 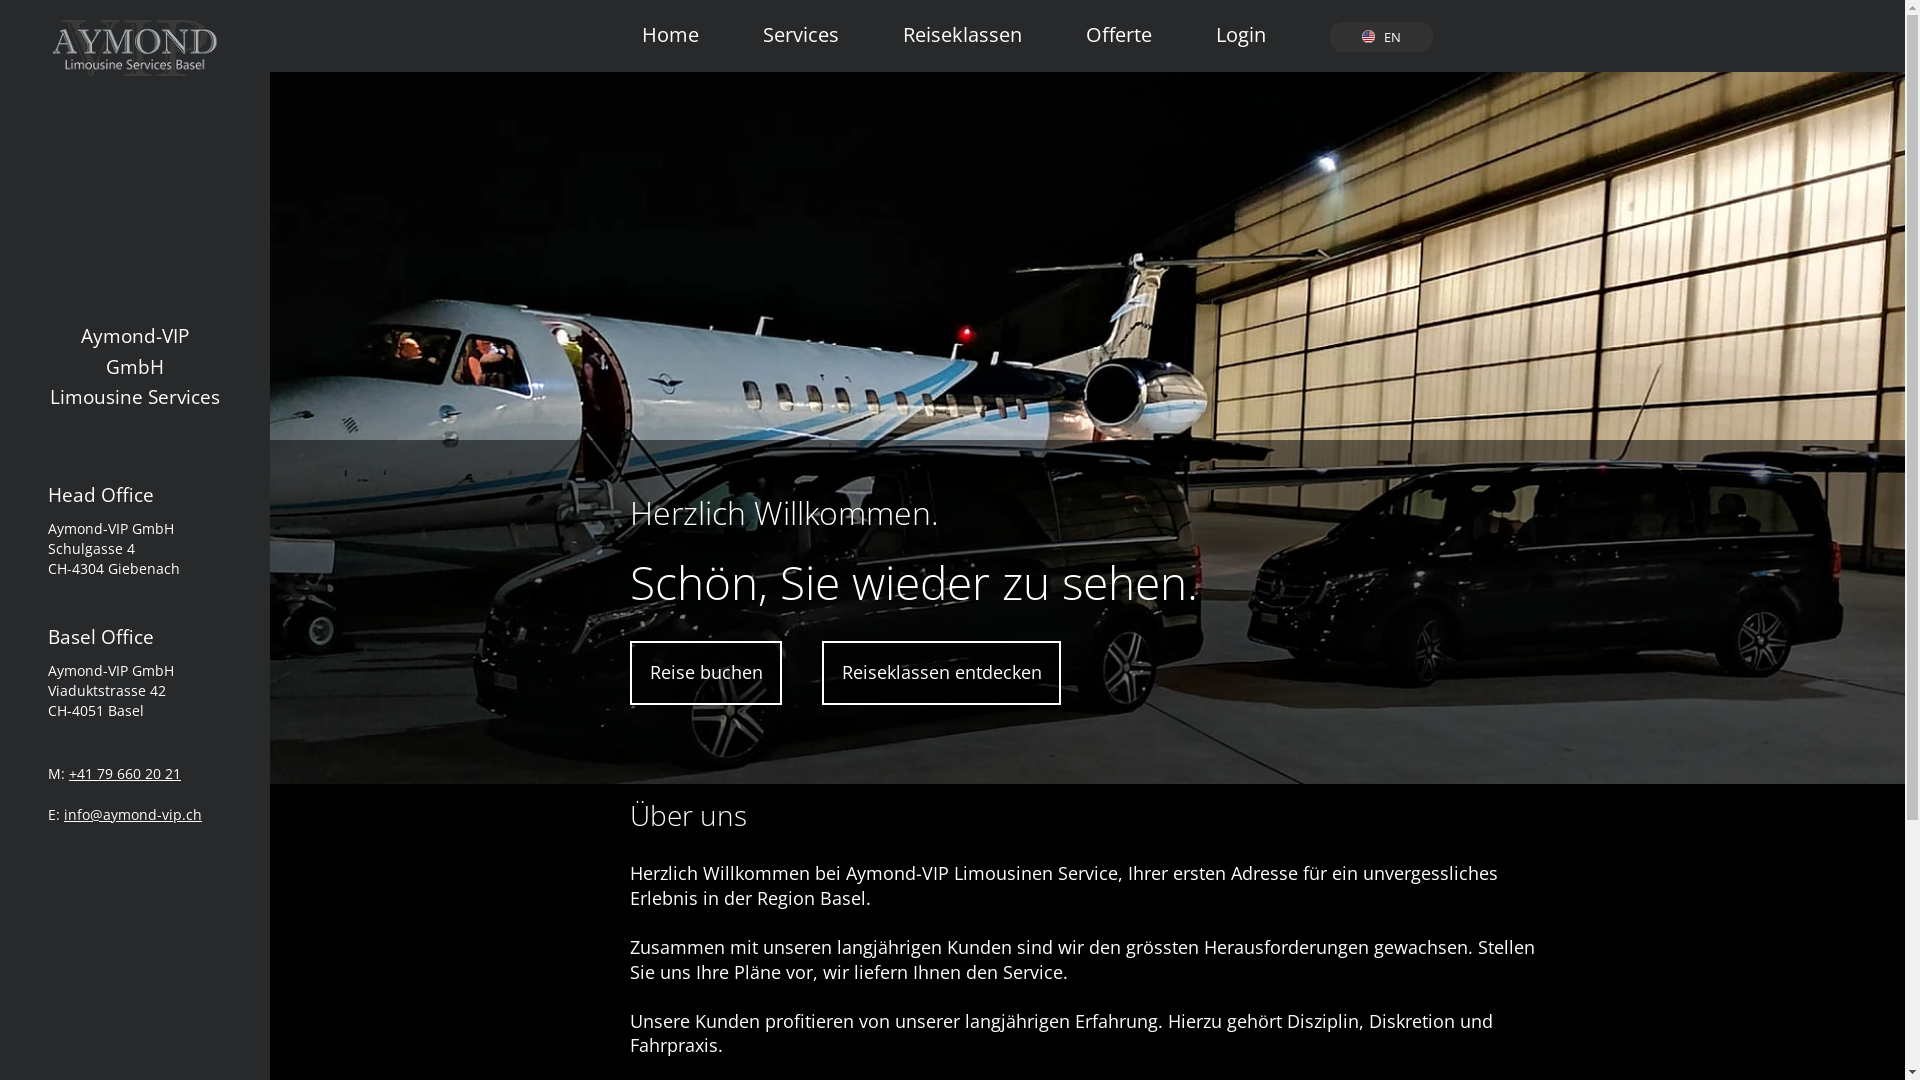 What do you see at coordinates (940, 672) in the screenshot?
I see `'Reiseklassen entdecken'` at bounding box center [940, 672].